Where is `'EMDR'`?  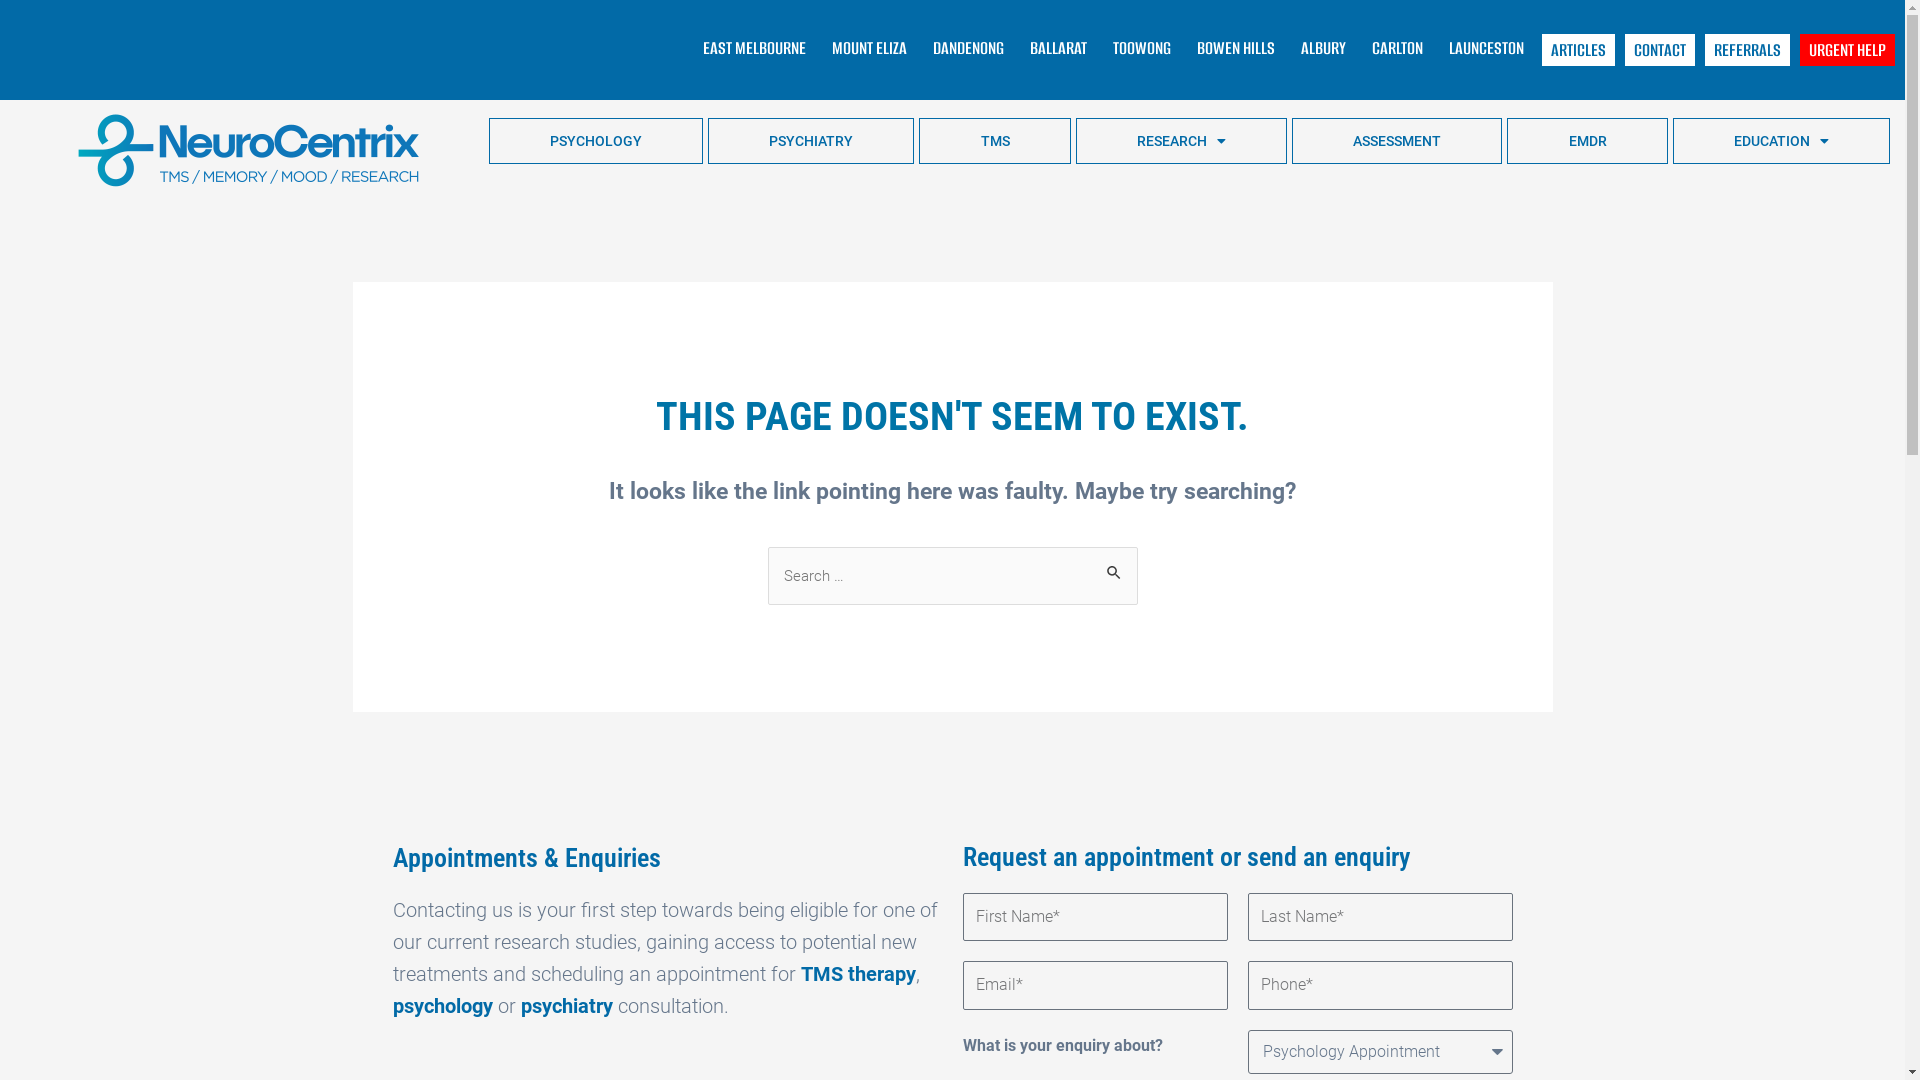
'EMDR' is located at coordinates (1586, 140).